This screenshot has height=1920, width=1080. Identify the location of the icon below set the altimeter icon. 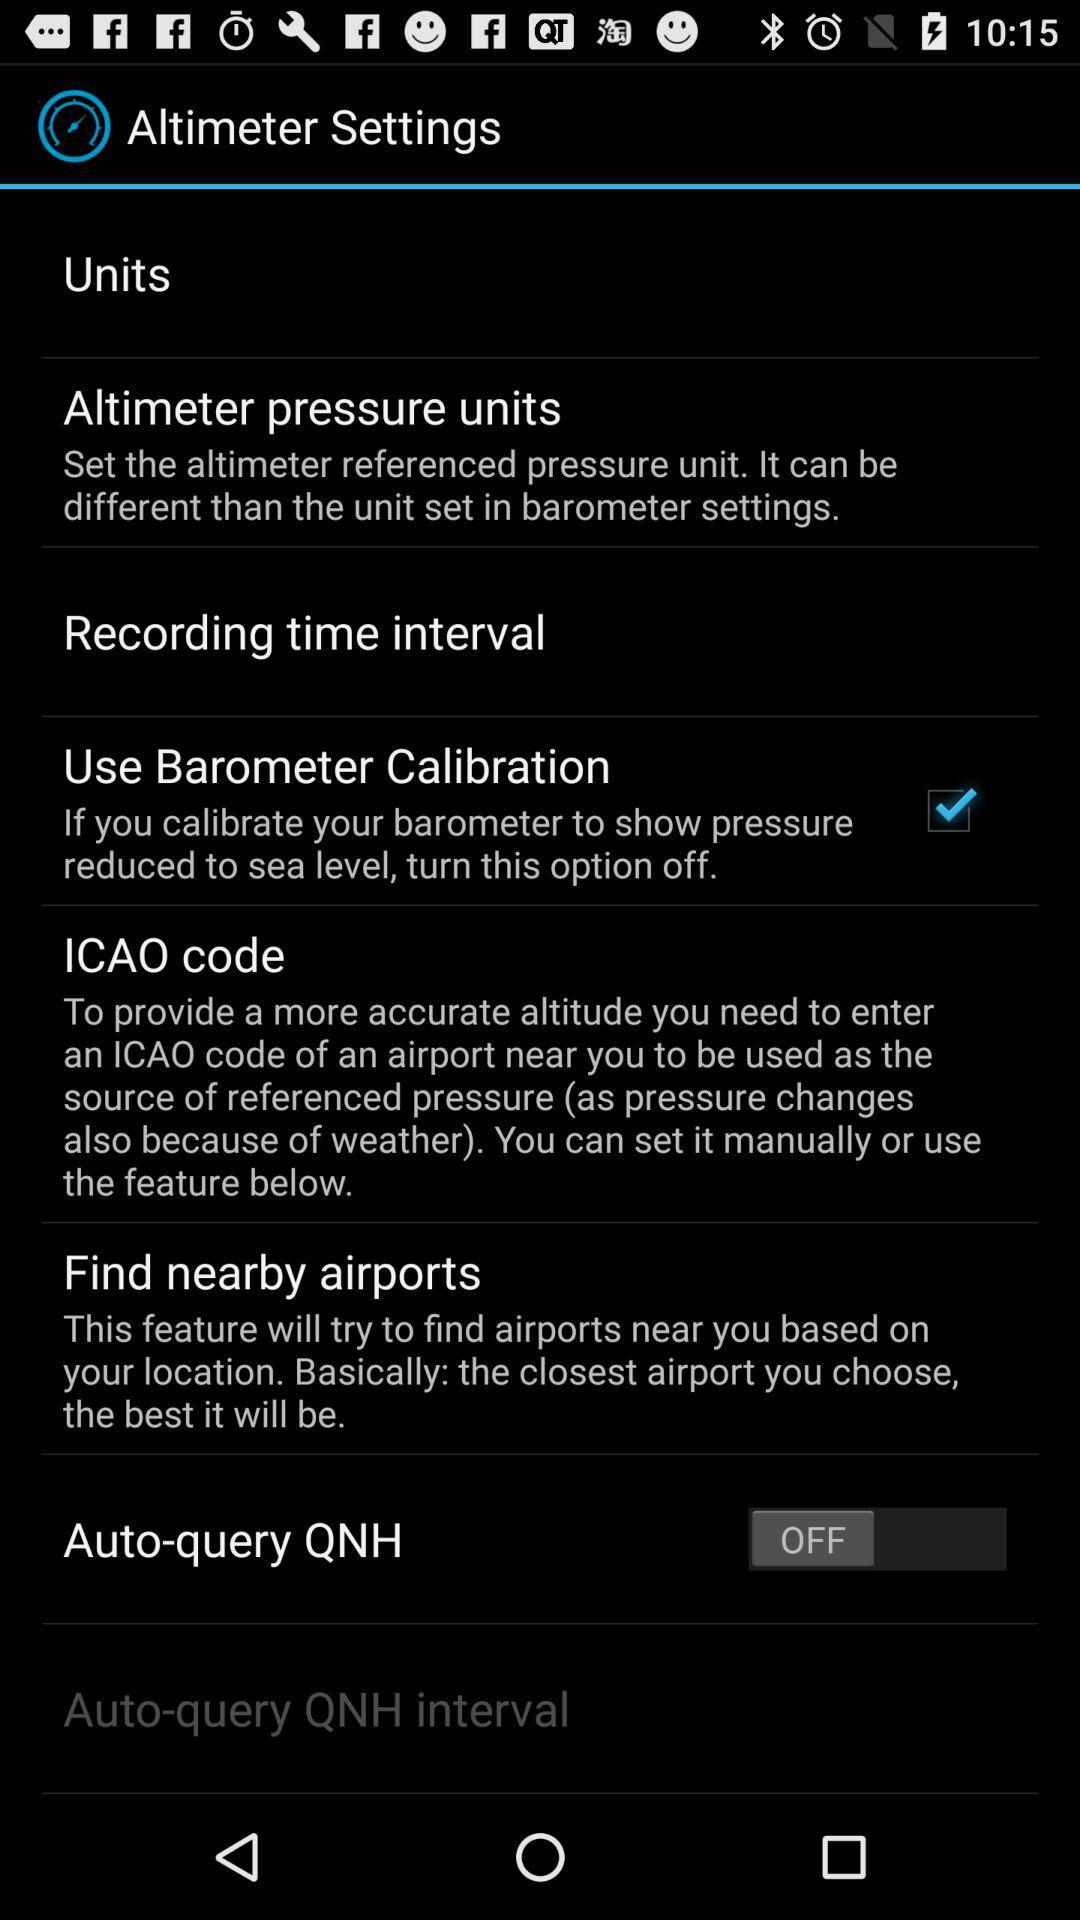
(947, 810).